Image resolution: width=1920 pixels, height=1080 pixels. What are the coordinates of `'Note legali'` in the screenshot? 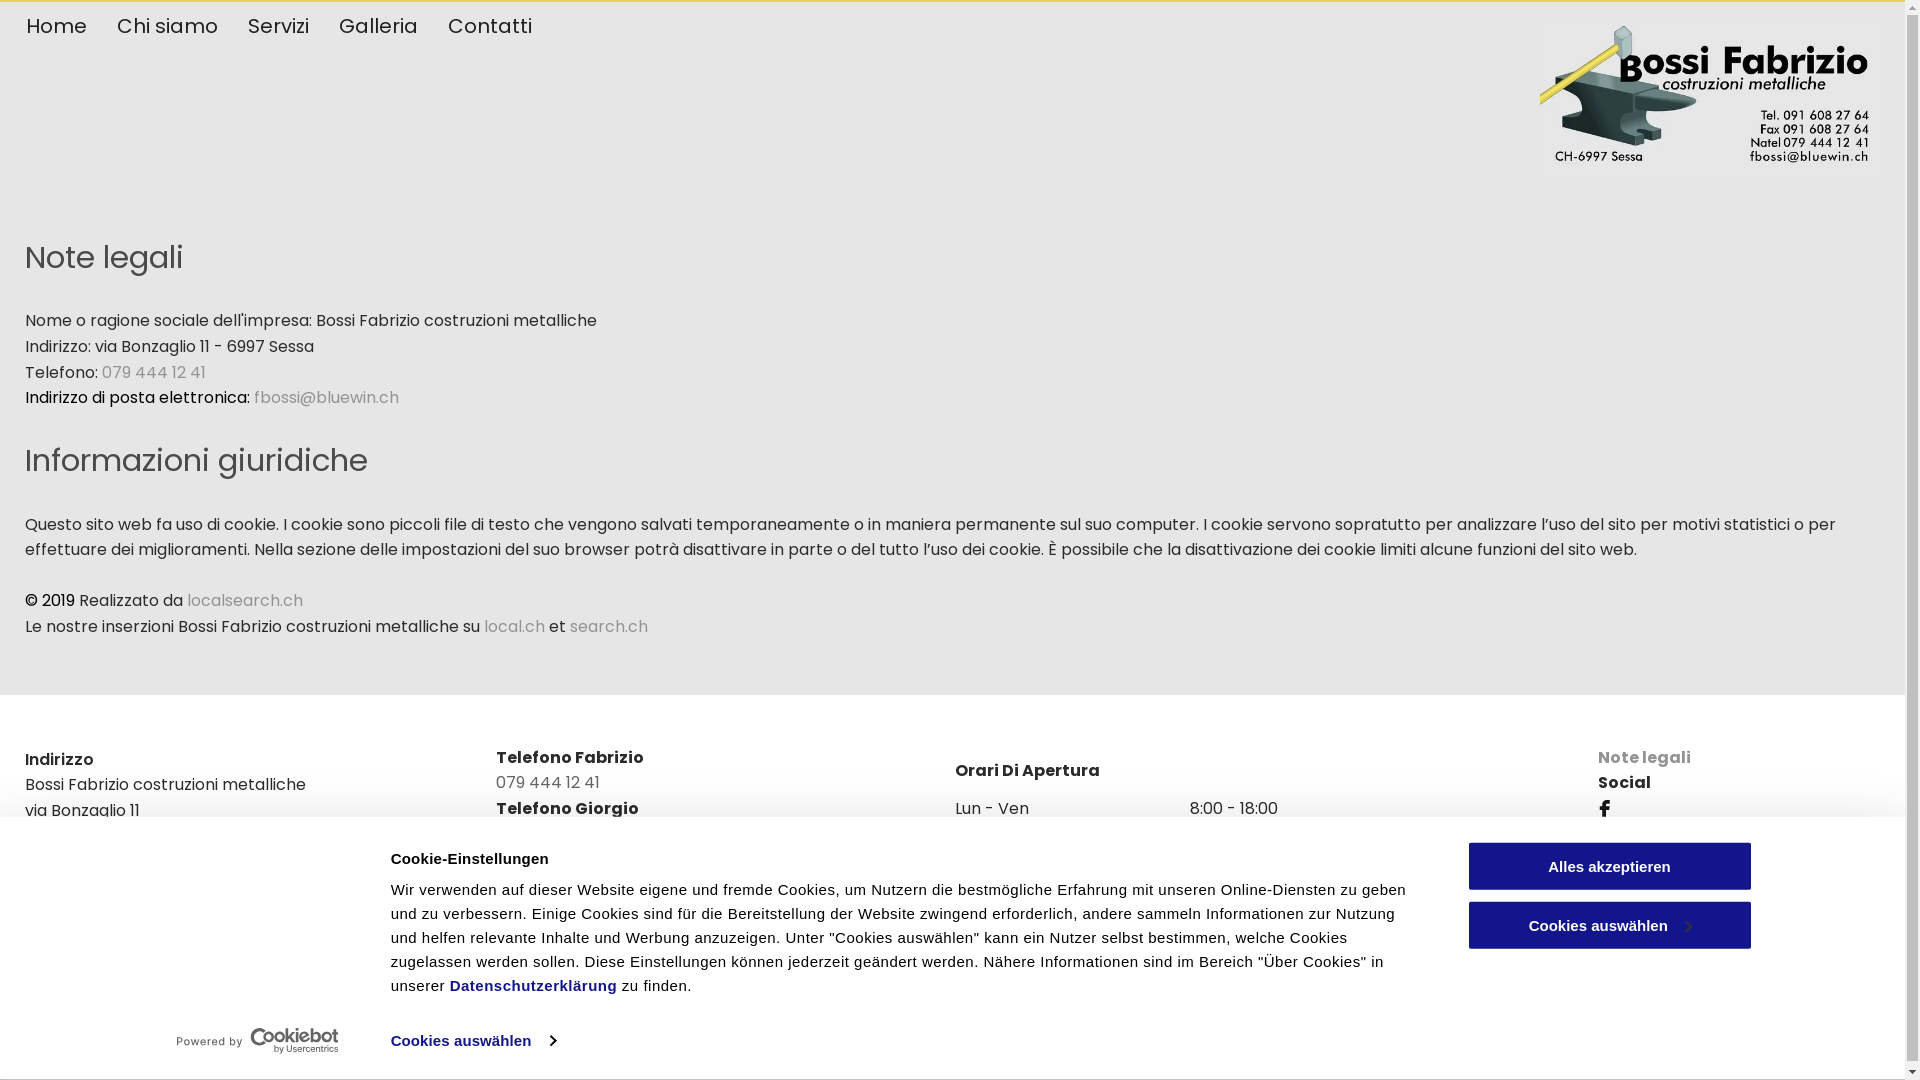 It's located at (1644, 757).